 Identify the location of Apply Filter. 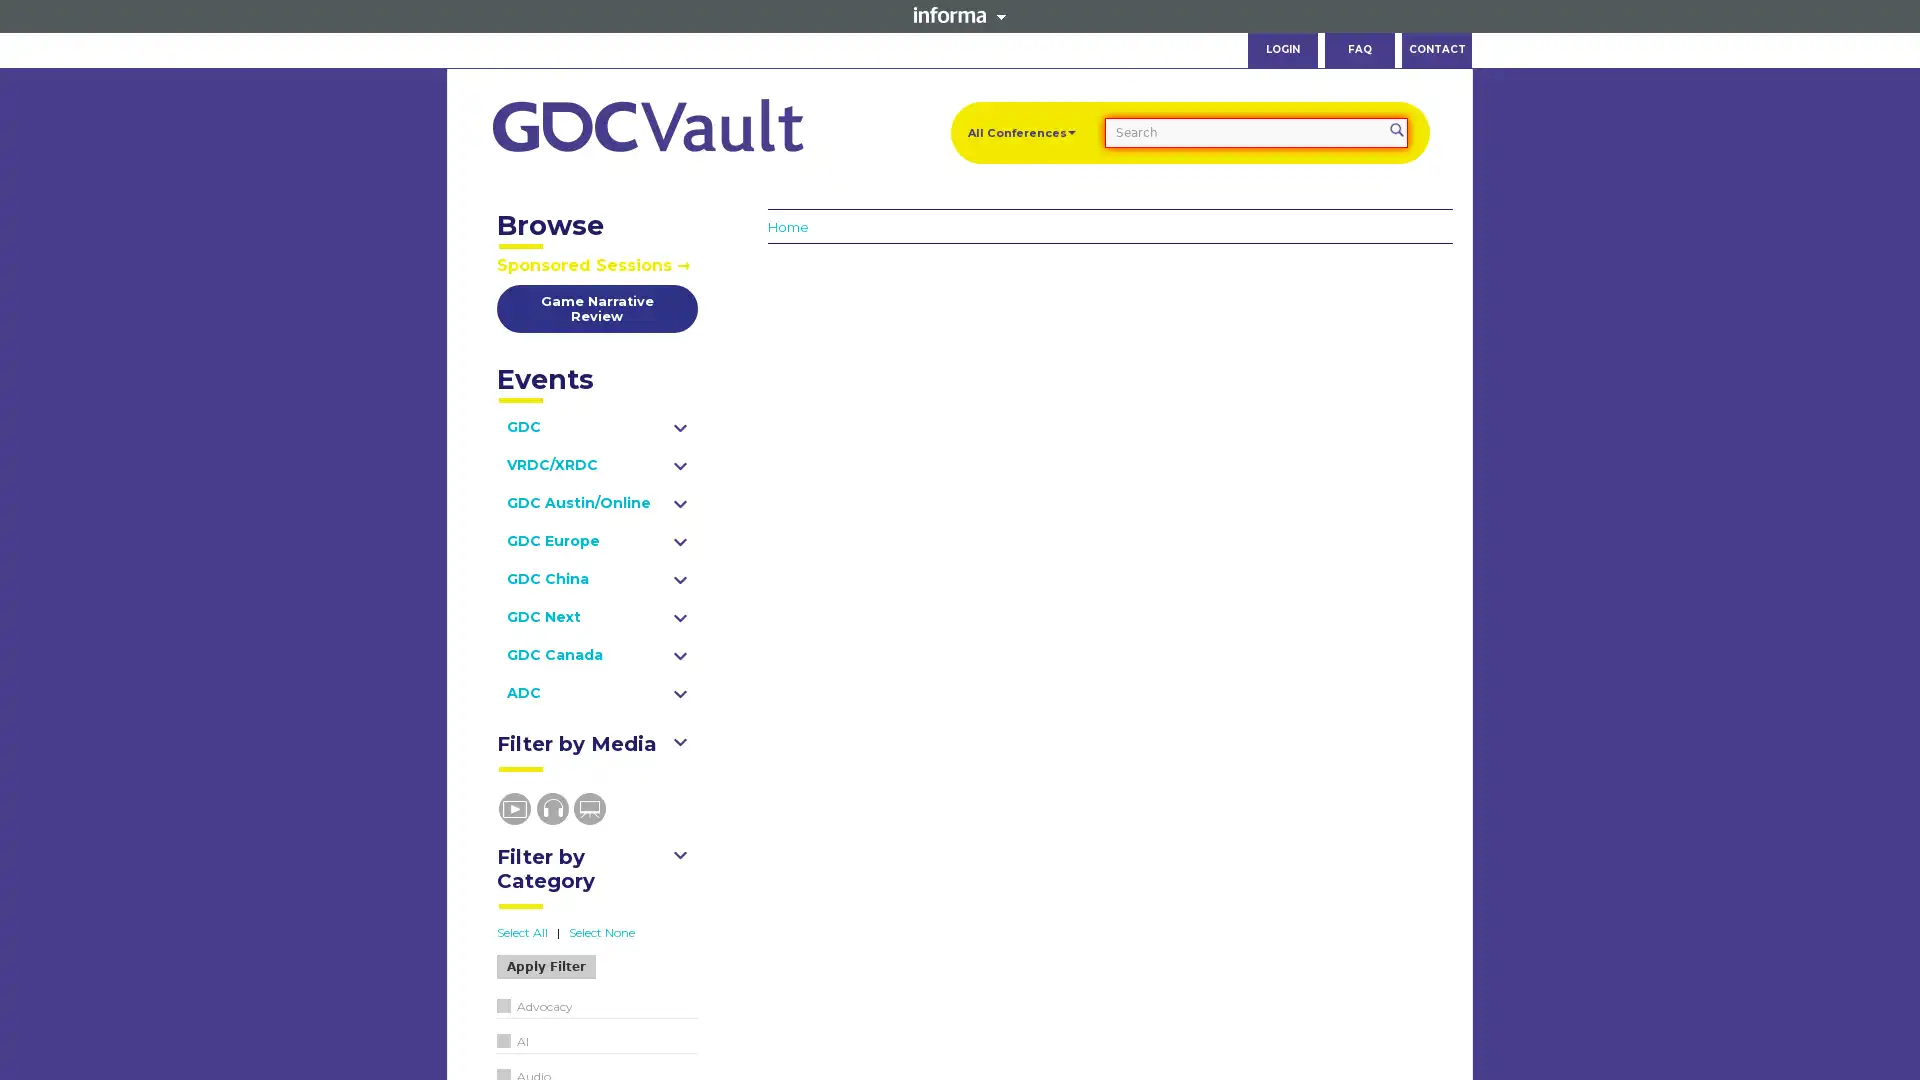
(545, 966).